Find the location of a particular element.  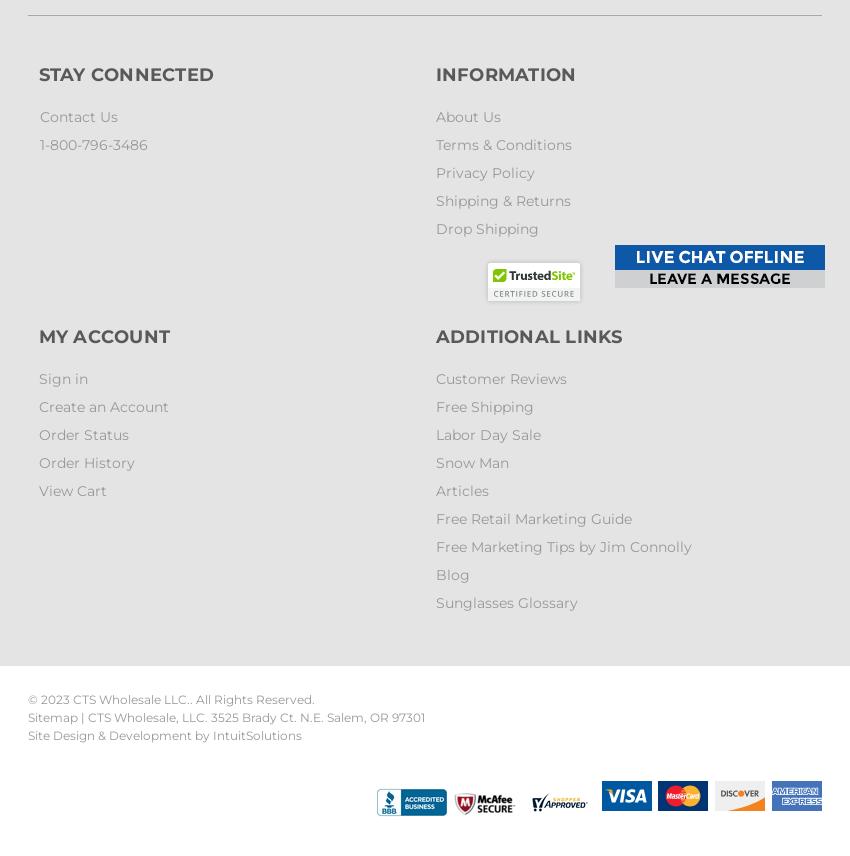

'Terms & Conditions' is located at coordinates (503, 145).